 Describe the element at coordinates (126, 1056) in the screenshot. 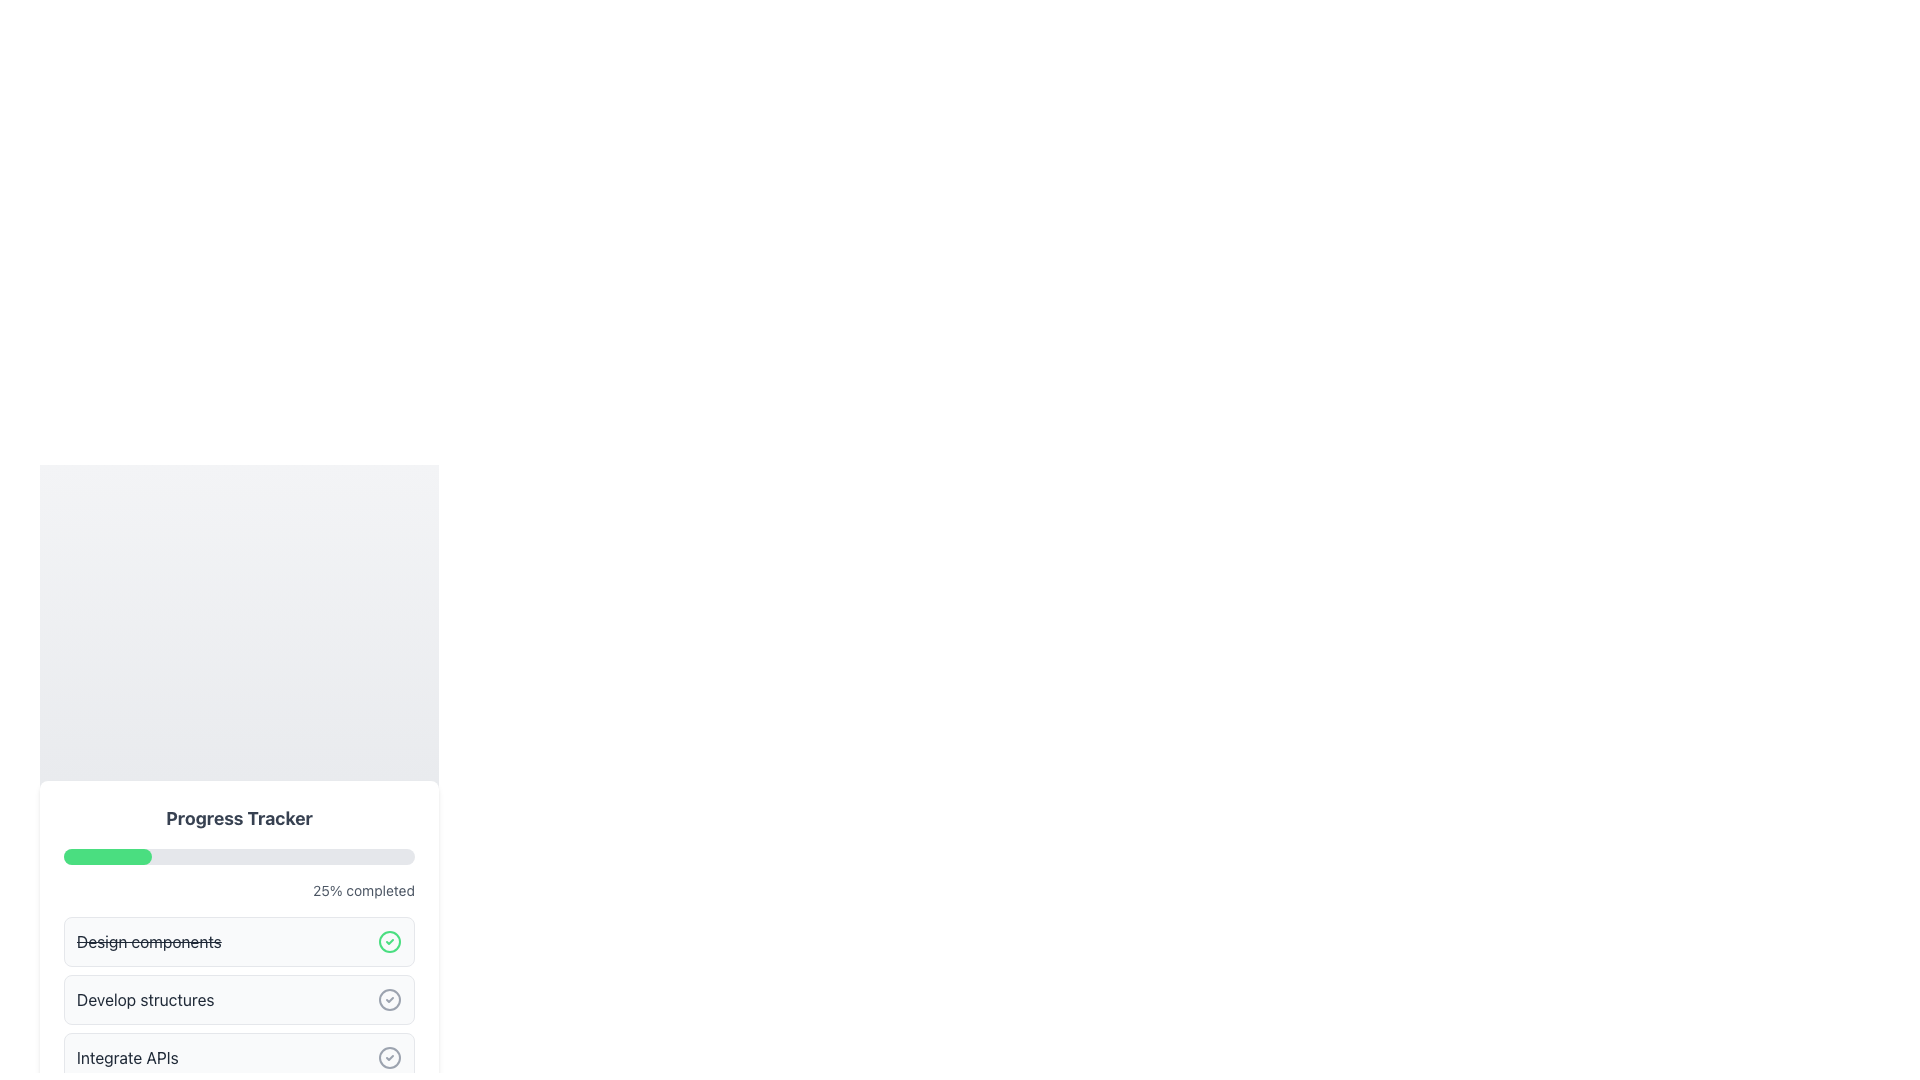

I see `text label that serves as a descriptor for the 'Integrate APIs' step in the progress tracker, located as the third entry in the vertical list` at that location.